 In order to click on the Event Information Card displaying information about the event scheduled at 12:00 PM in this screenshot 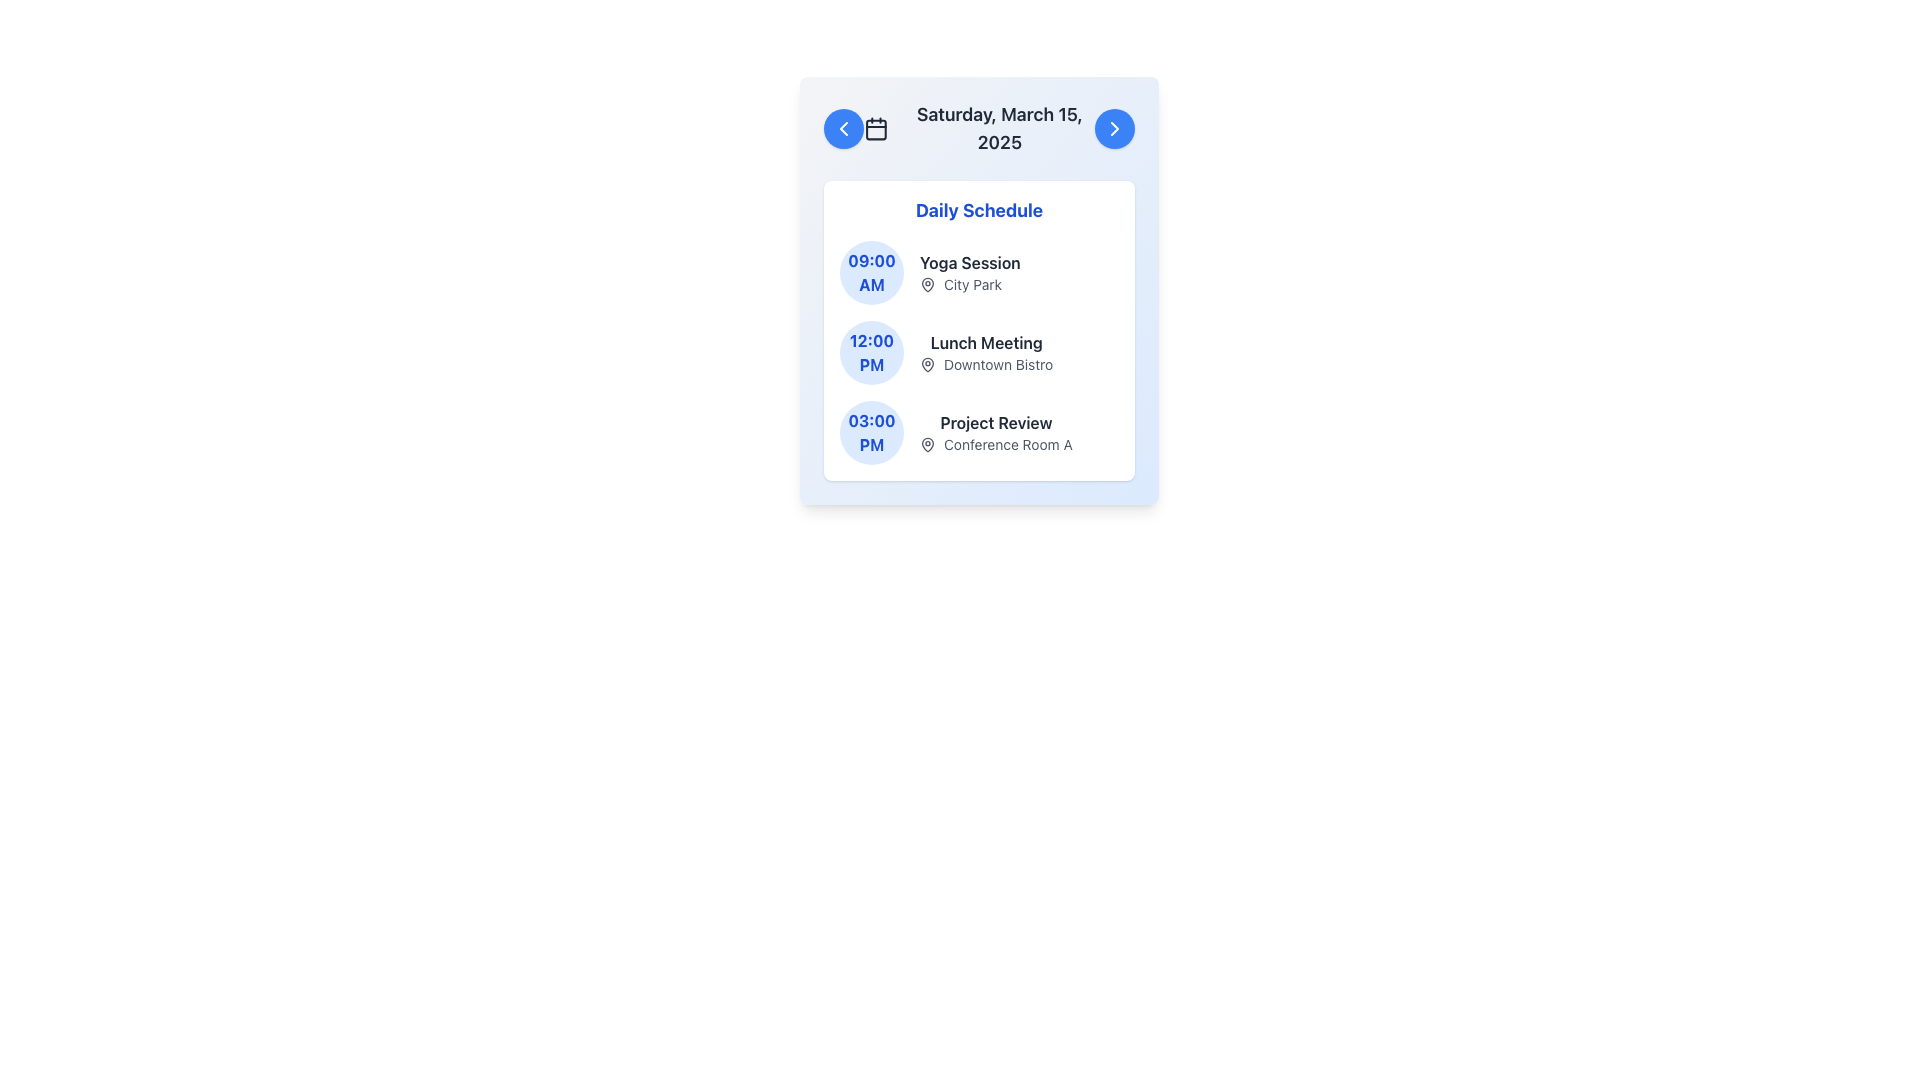, I will do `click(979, 352)`.